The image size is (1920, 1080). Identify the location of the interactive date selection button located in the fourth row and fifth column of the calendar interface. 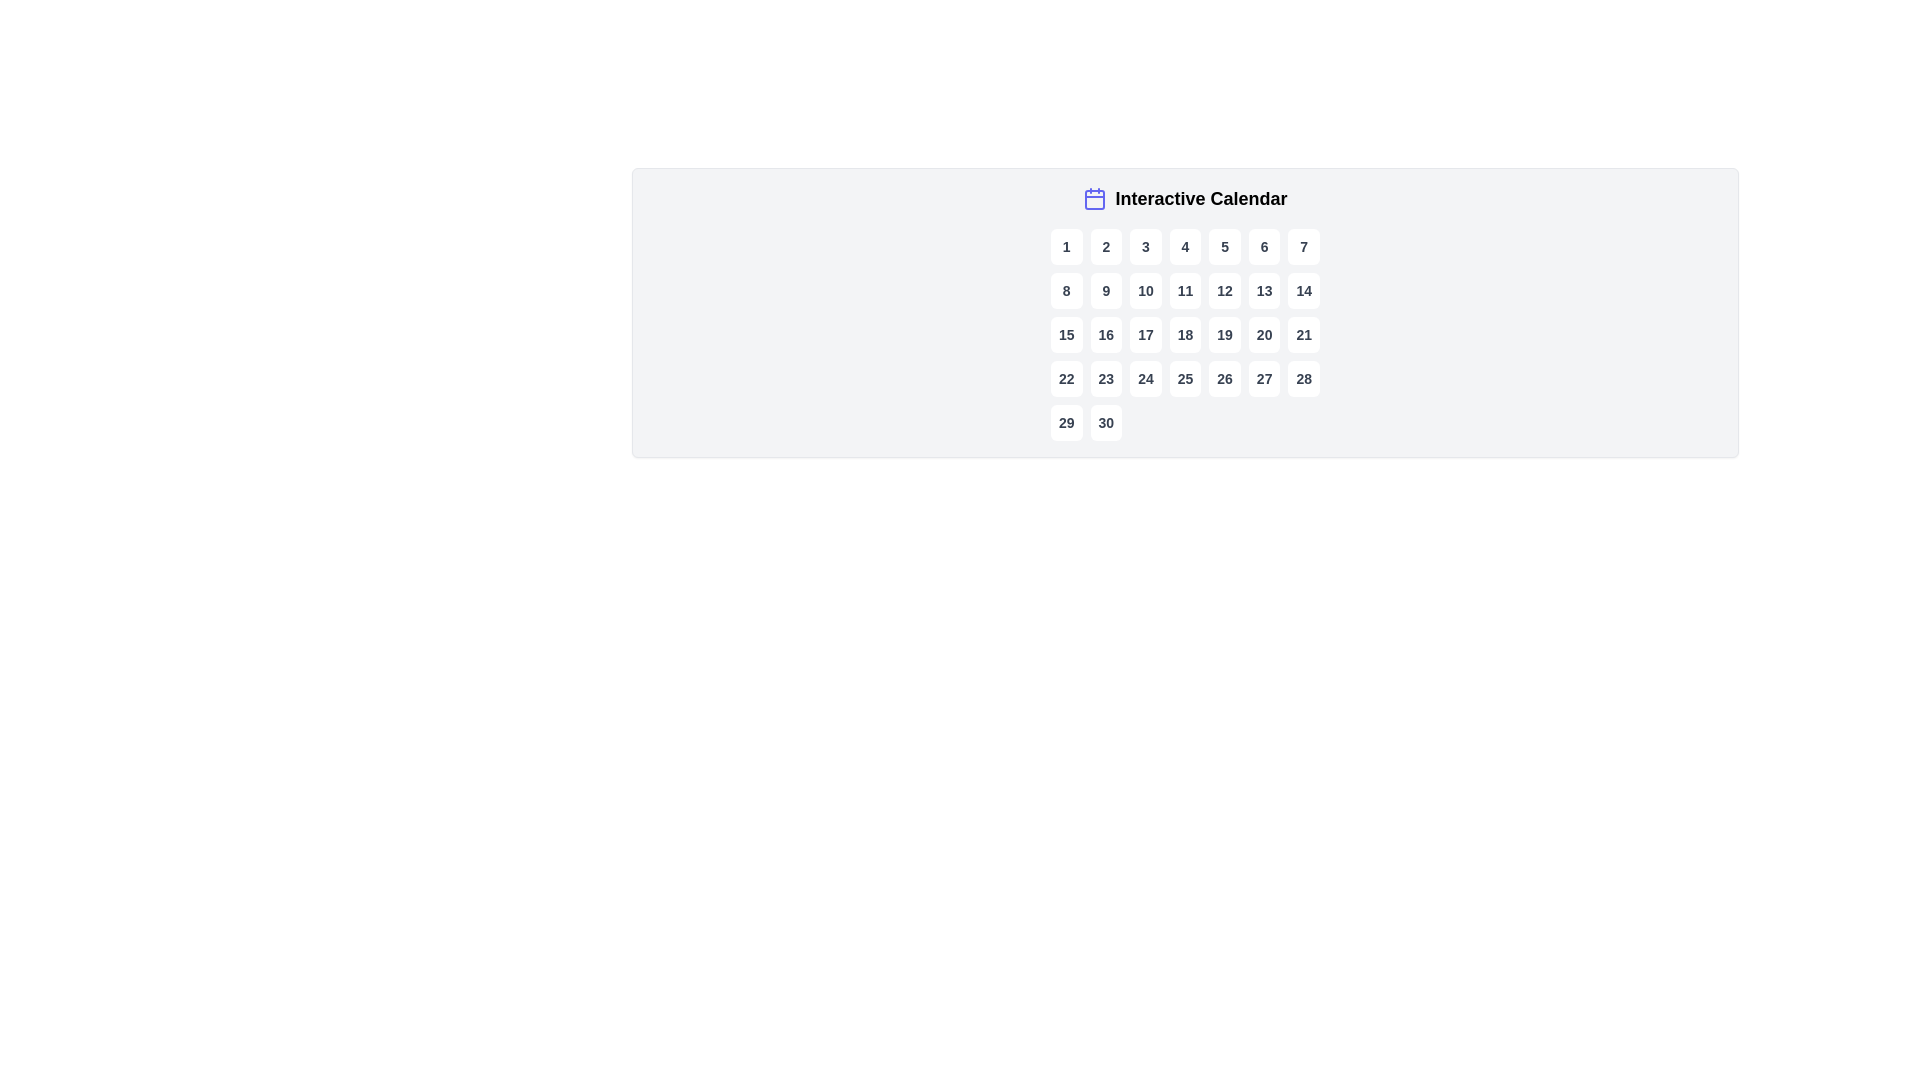
(1224, 378).